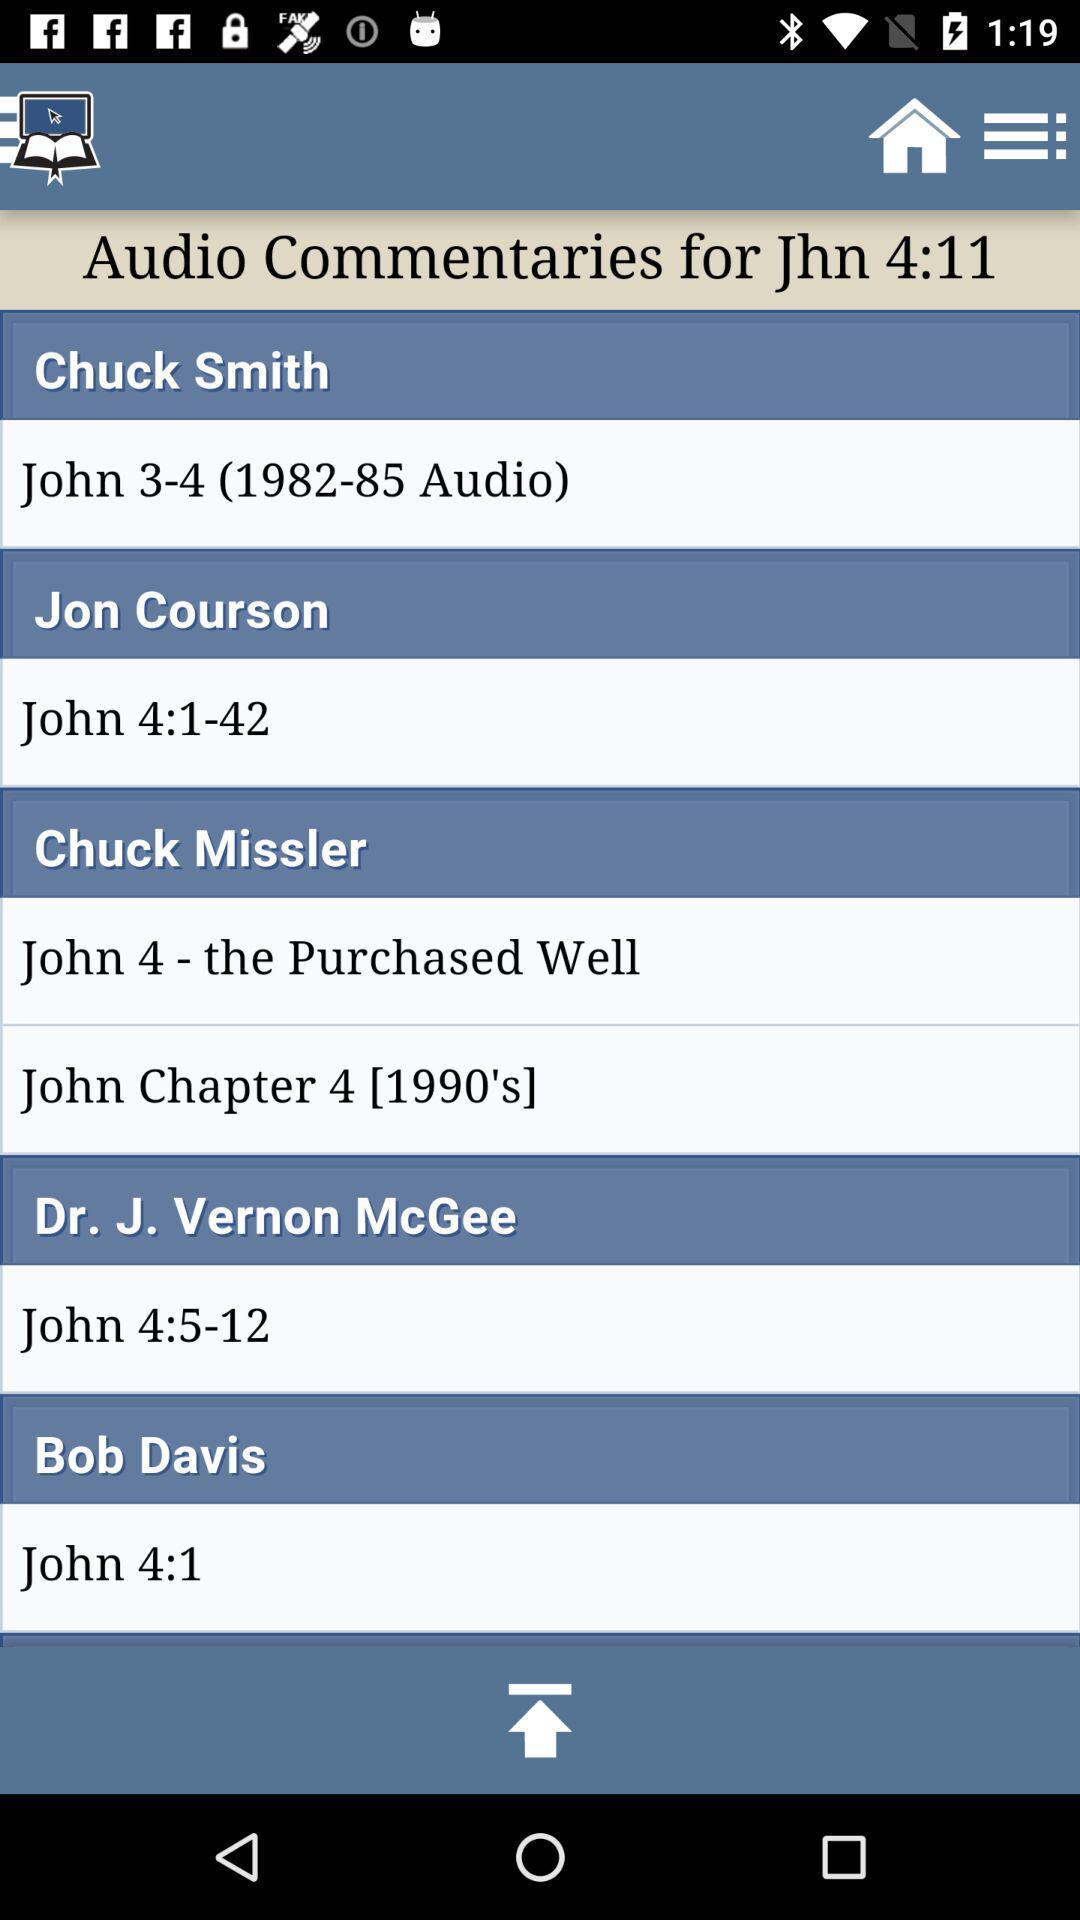  I want to click on to download, so click(540, 1719).